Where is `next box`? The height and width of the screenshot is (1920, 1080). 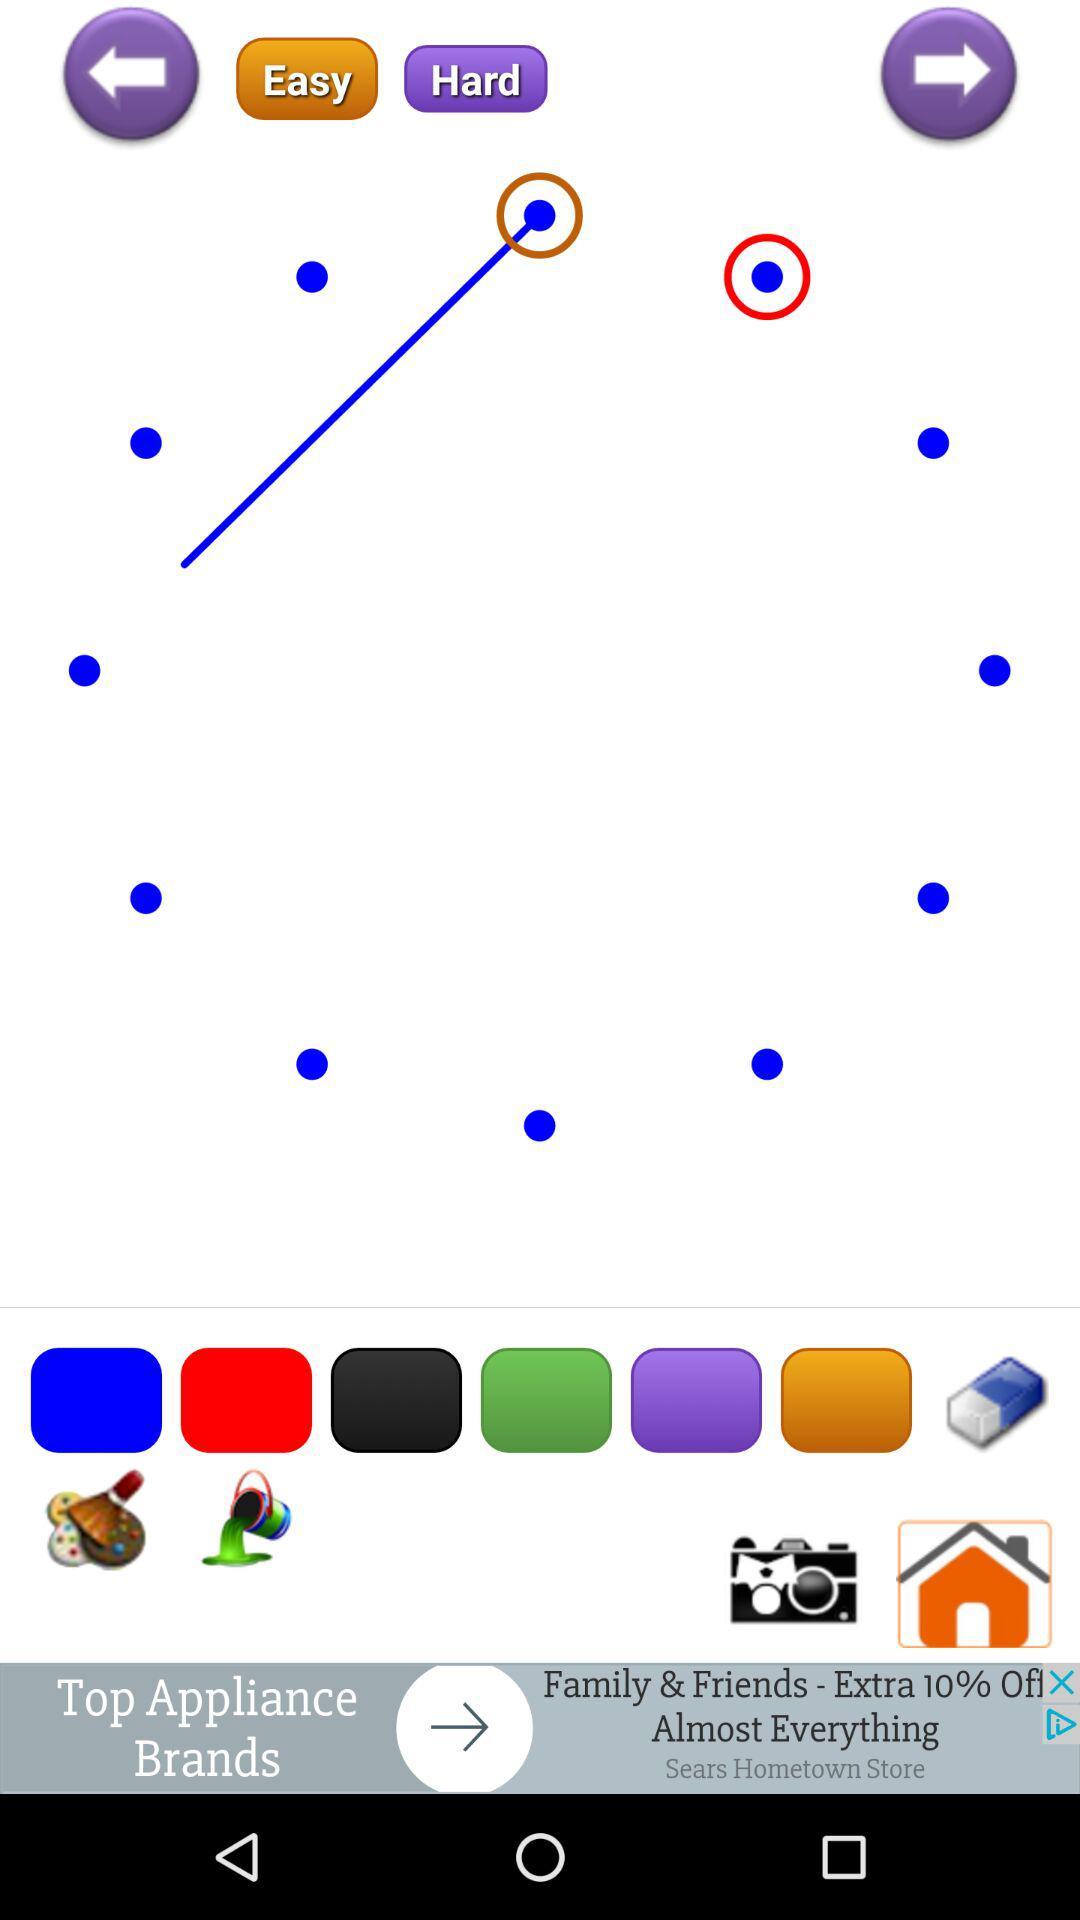
next box is located at coordinates (540, 1727).